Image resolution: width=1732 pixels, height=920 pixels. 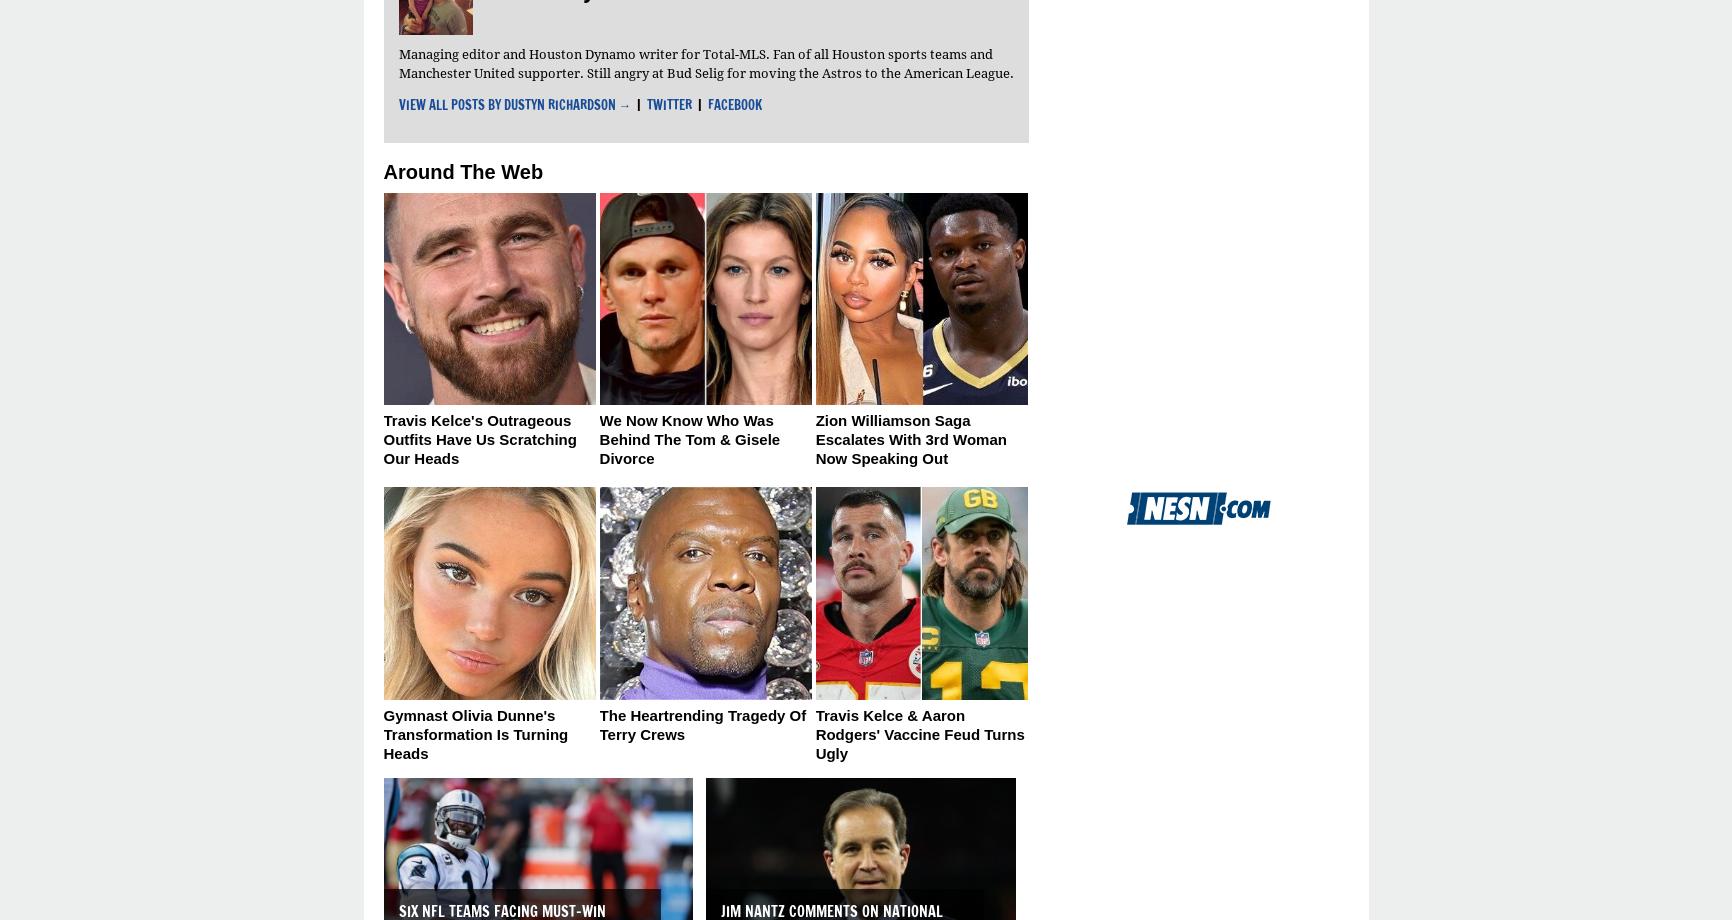 I want to click on 'Around The Web', so click(x=462, y=170).